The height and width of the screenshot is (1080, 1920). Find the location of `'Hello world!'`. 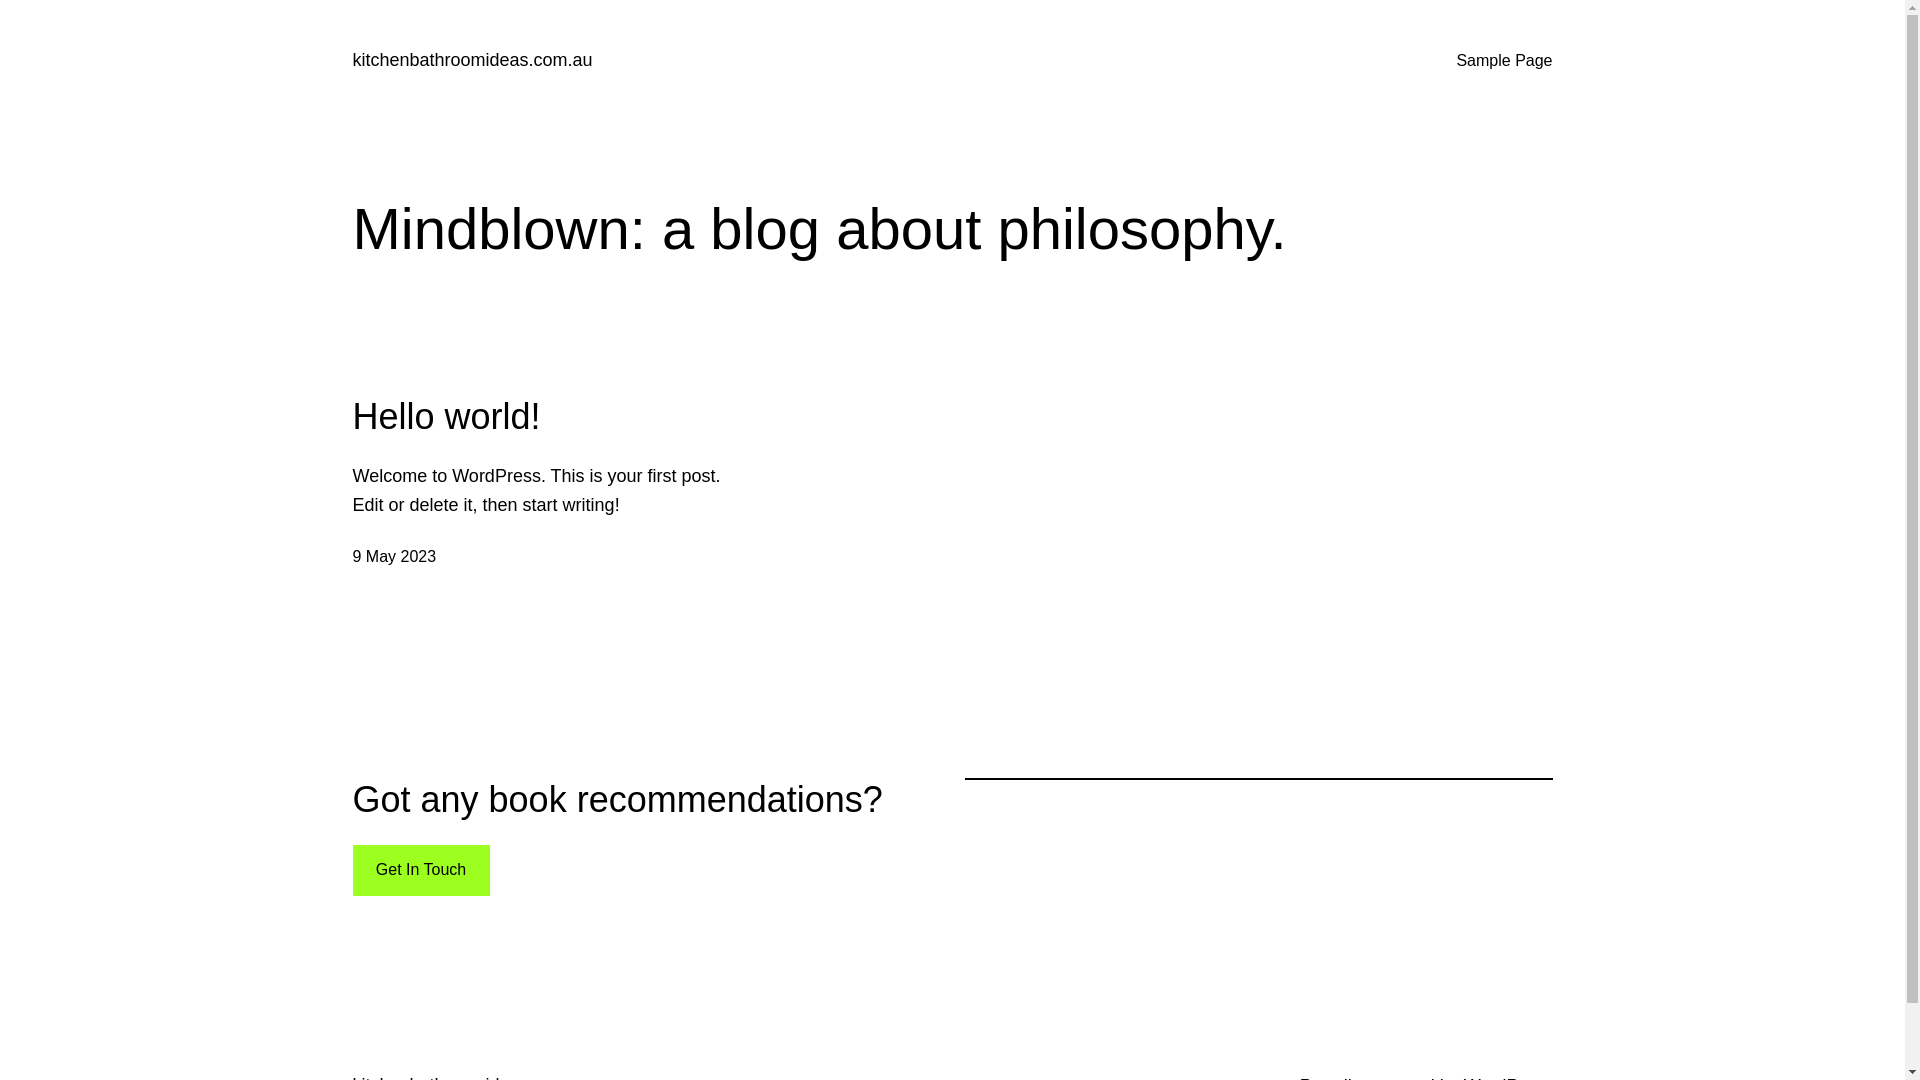

'Hello world!' is located at coordinates (445, 415).